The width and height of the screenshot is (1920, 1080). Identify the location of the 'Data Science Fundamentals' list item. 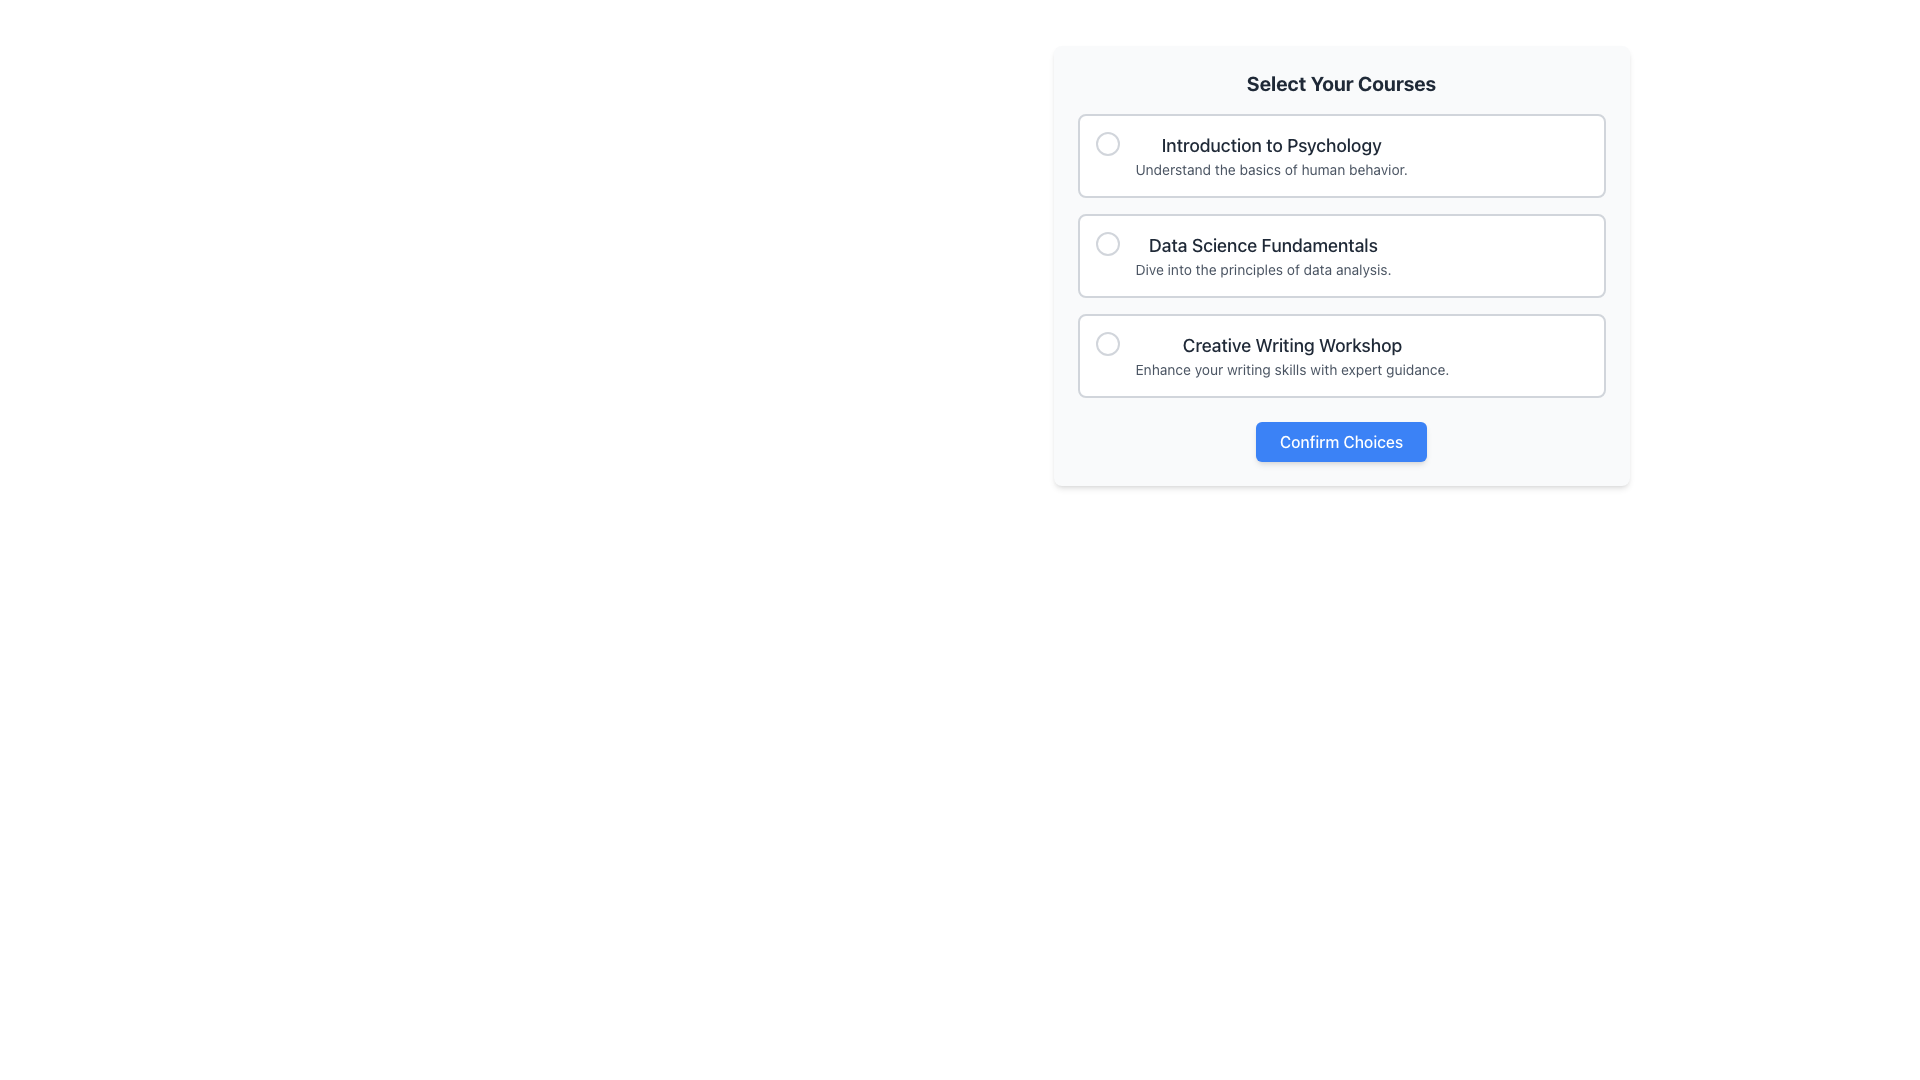
(1262, 254).